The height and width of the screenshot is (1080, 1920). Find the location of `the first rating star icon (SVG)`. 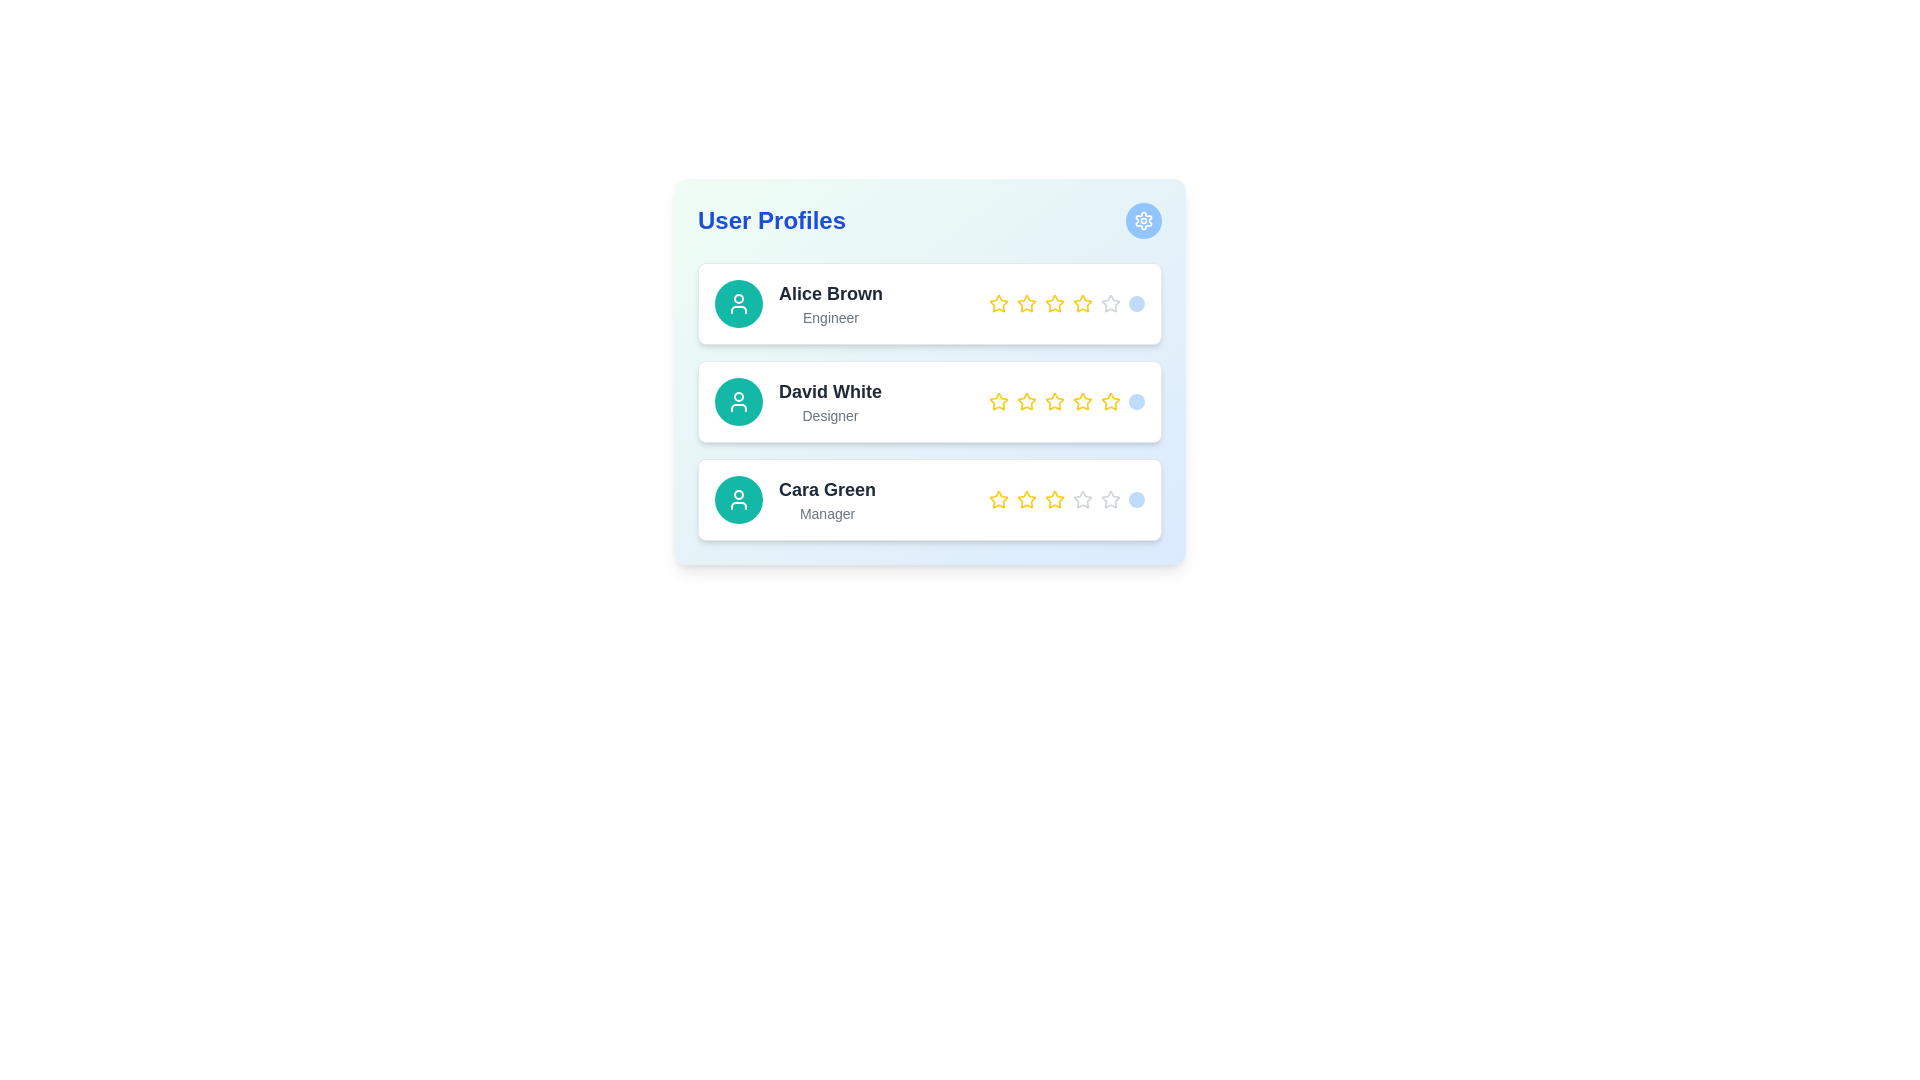

the first rating star icon (SVG) is located at coordinates (998, 303).